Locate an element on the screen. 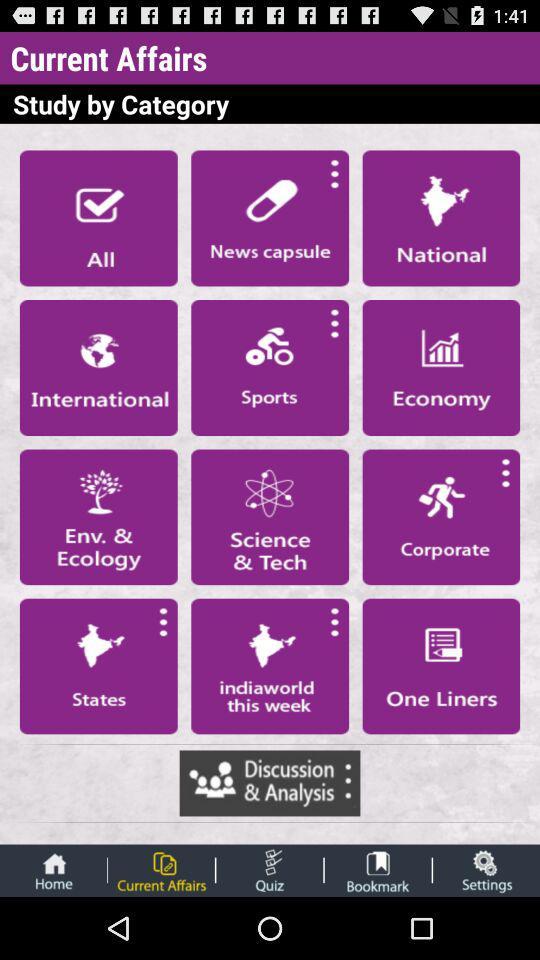 The height and width of the screenshot is (960, 540). change current settings is located at coordinates (485, 869).